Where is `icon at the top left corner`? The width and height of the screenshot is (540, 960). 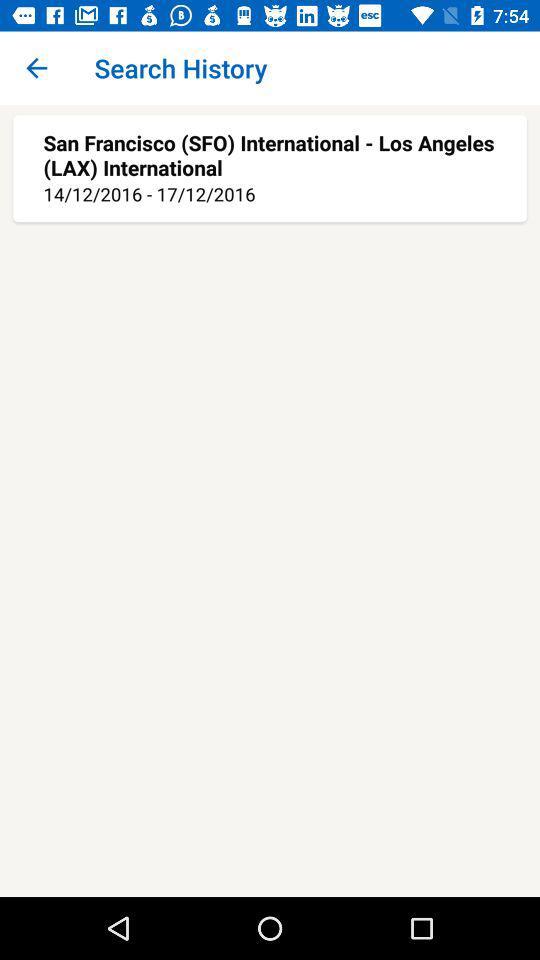 icon at the top left corner is located at coordinates (36, 68).